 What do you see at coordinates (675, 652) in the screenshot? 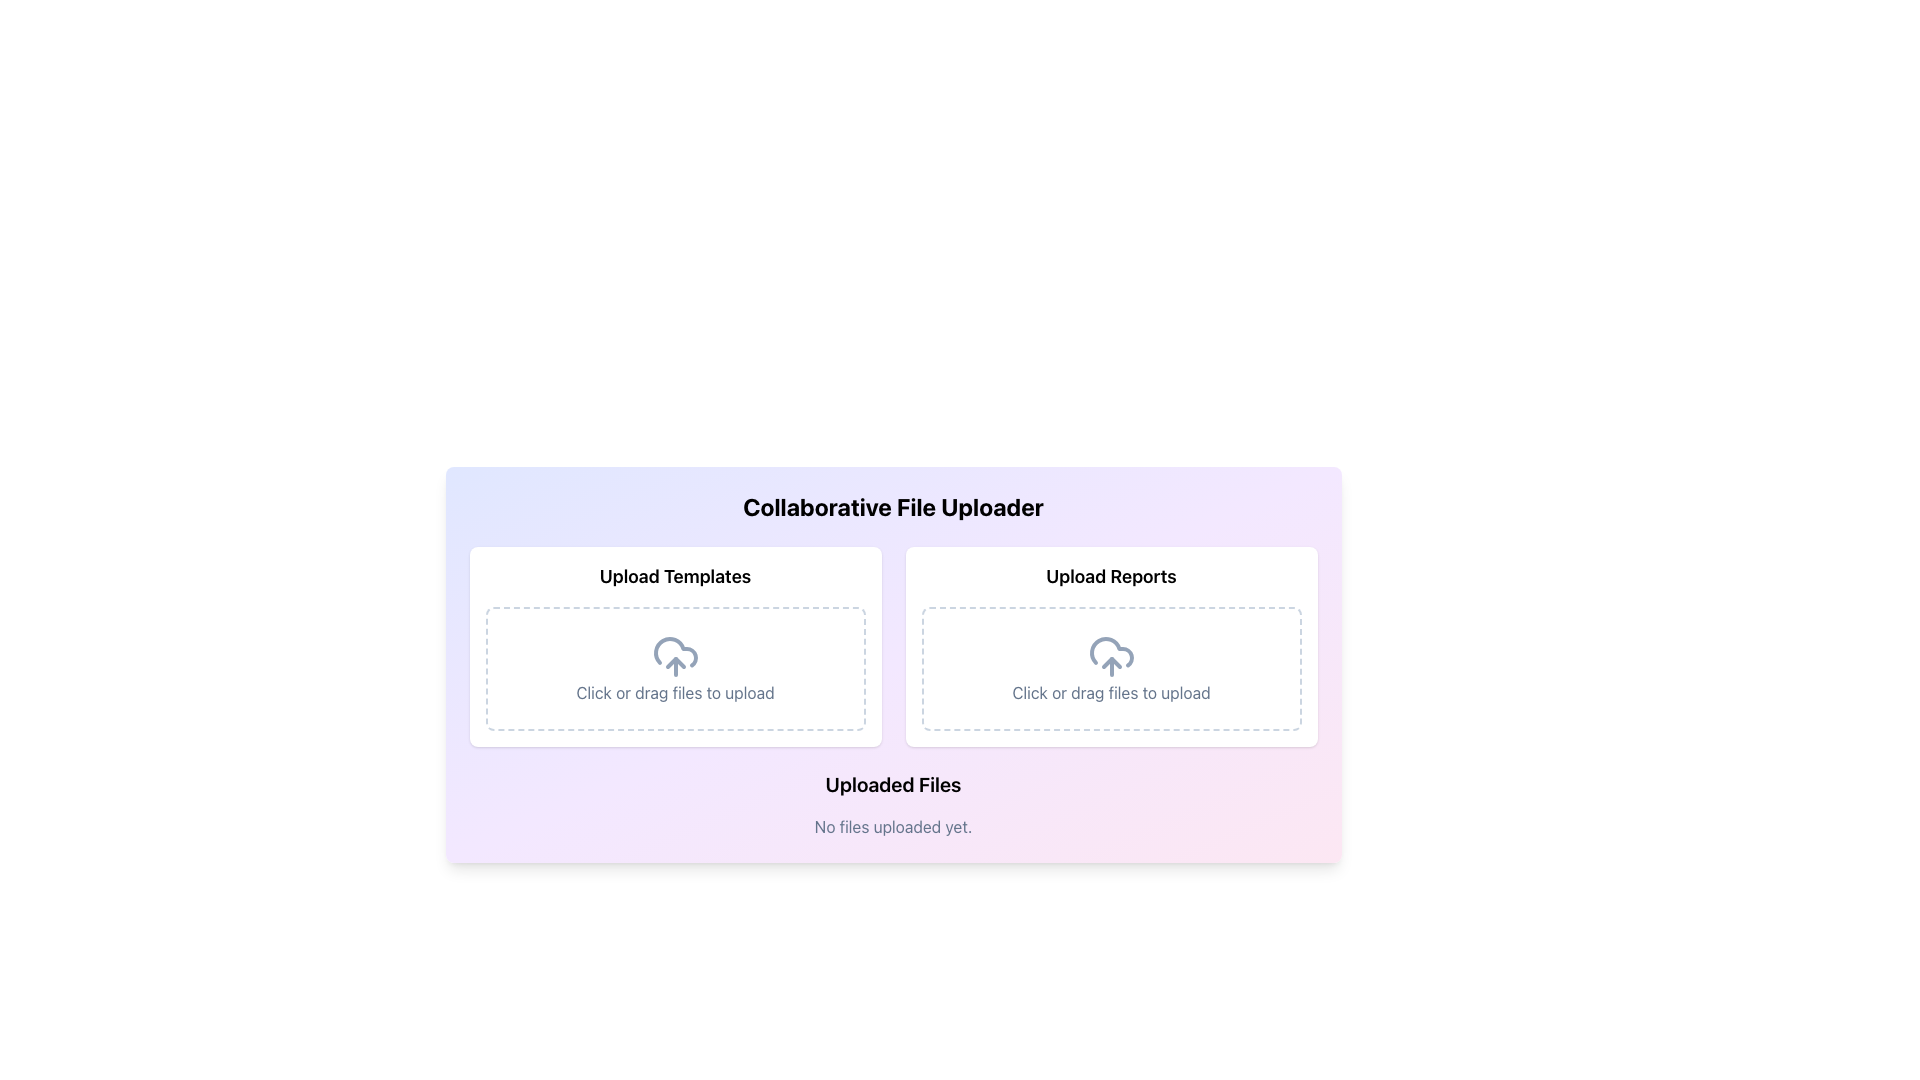
I see `the graphical part of the 'Upload Templates' icon, which is a decorative visual element within the left box labeled 'Upload Templates'` at bounding box center [675, 652].